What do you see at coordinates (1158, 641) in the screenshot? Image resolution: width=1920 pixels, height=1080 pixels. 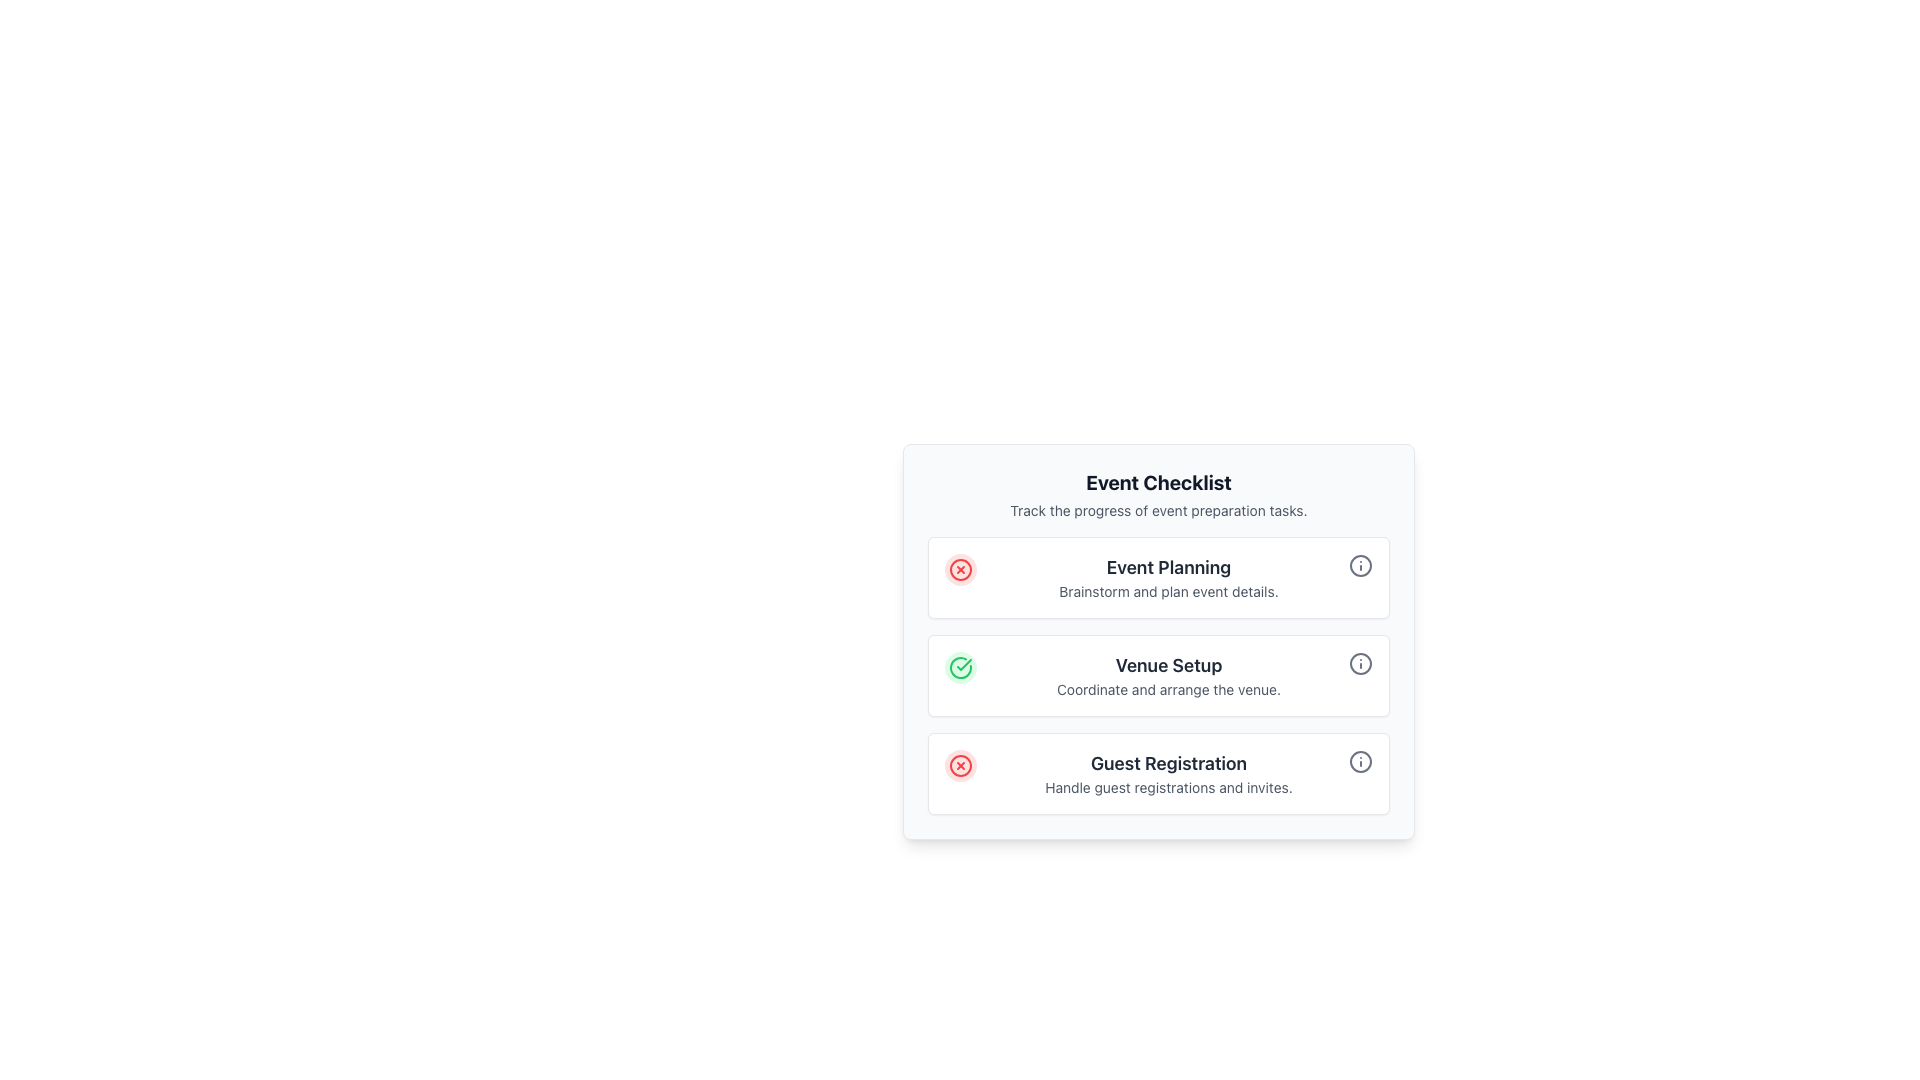 I see `the checklist card component that presents steps or tasks in an event preparation checklist` at bounding box center [1158, 641].